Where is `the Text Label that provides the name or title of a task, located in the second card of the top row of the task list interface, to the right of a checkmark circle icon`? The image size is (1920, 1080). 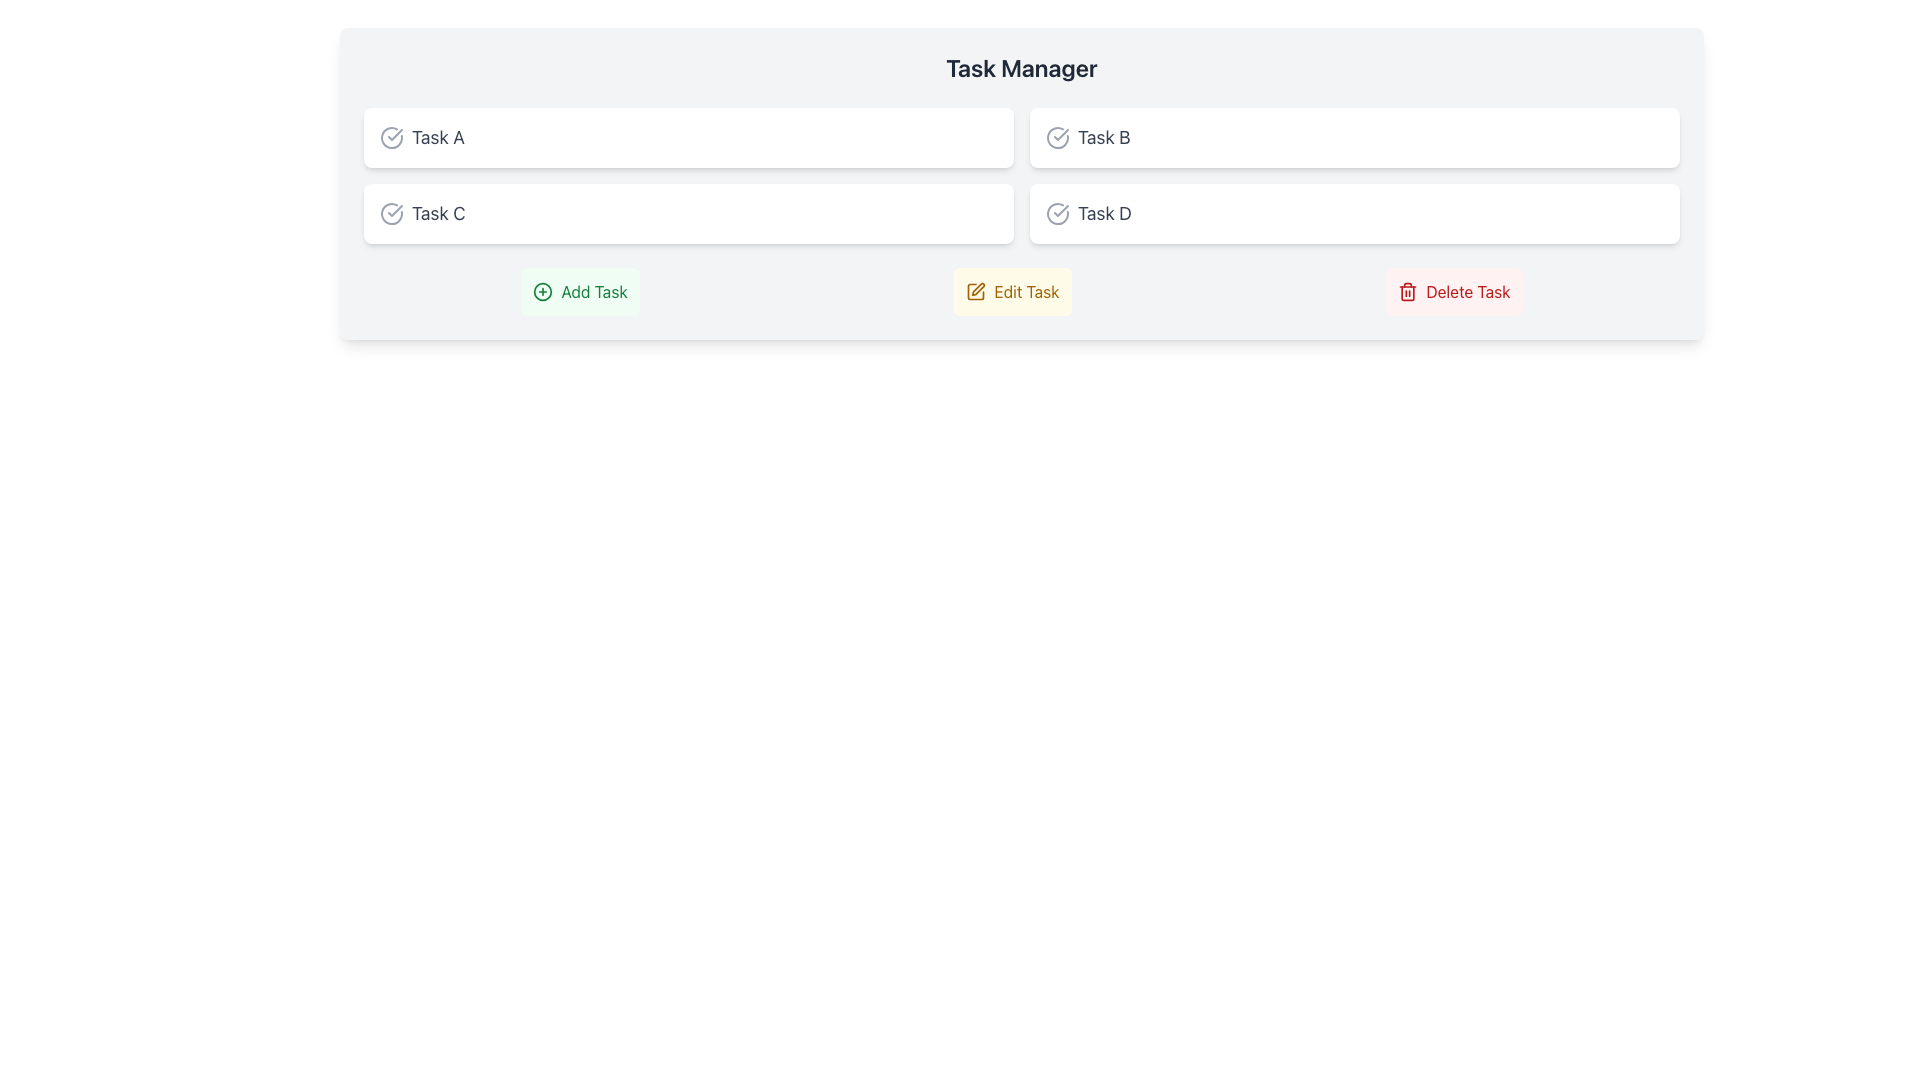 the Text Label that provides the name or title of a task, located in the second card of the top row of the task list interface, to the right of a checkmark circle icon is located at coordinates (1103, 137).